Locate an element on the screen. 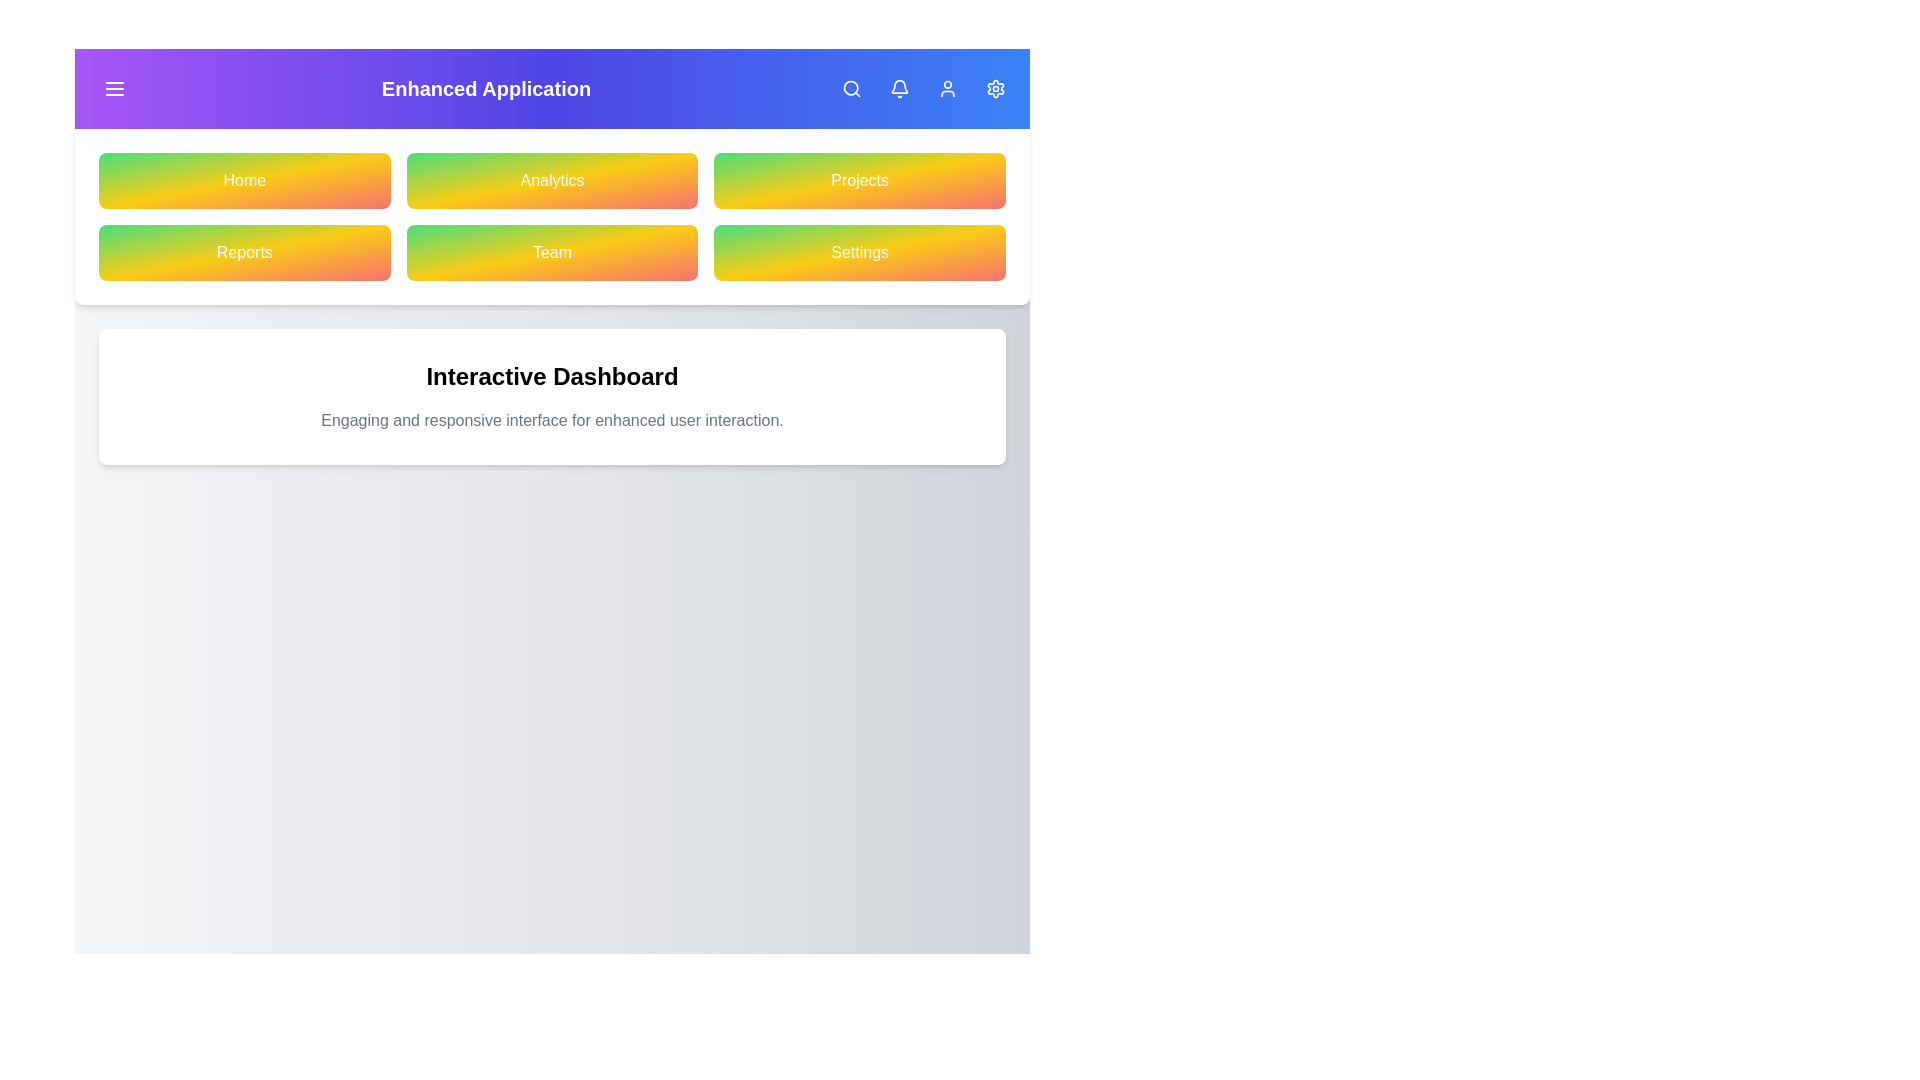 Image resolution: width=1920 pixels, height=1080 pixels. the Bell header icon is located at coordinates (899, 87).